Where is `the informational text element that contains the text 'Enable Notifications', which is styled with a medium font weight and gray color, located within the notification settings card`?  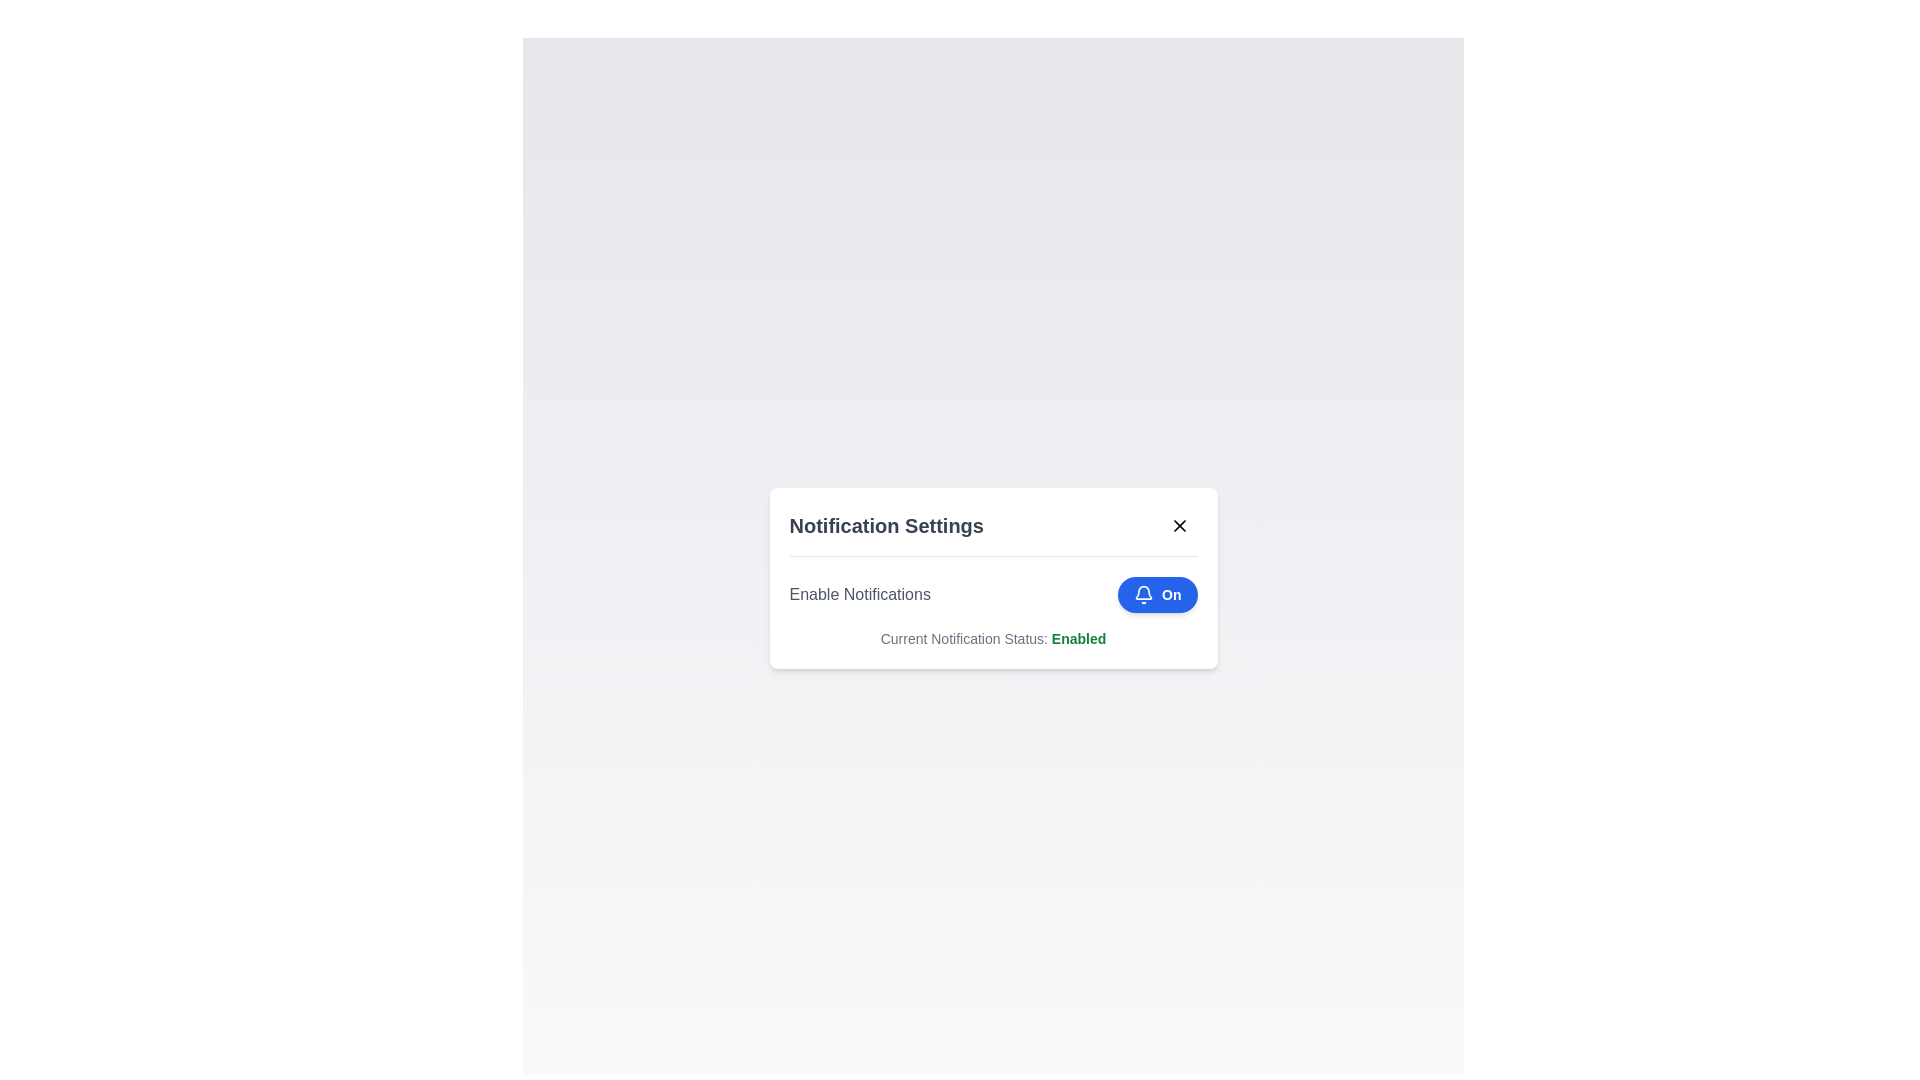 the informational text element that contains the text 'Enable Notifications', which is styled with a medium font weight and gray color, located within the notification settings card is located at coordinates (860, 593).